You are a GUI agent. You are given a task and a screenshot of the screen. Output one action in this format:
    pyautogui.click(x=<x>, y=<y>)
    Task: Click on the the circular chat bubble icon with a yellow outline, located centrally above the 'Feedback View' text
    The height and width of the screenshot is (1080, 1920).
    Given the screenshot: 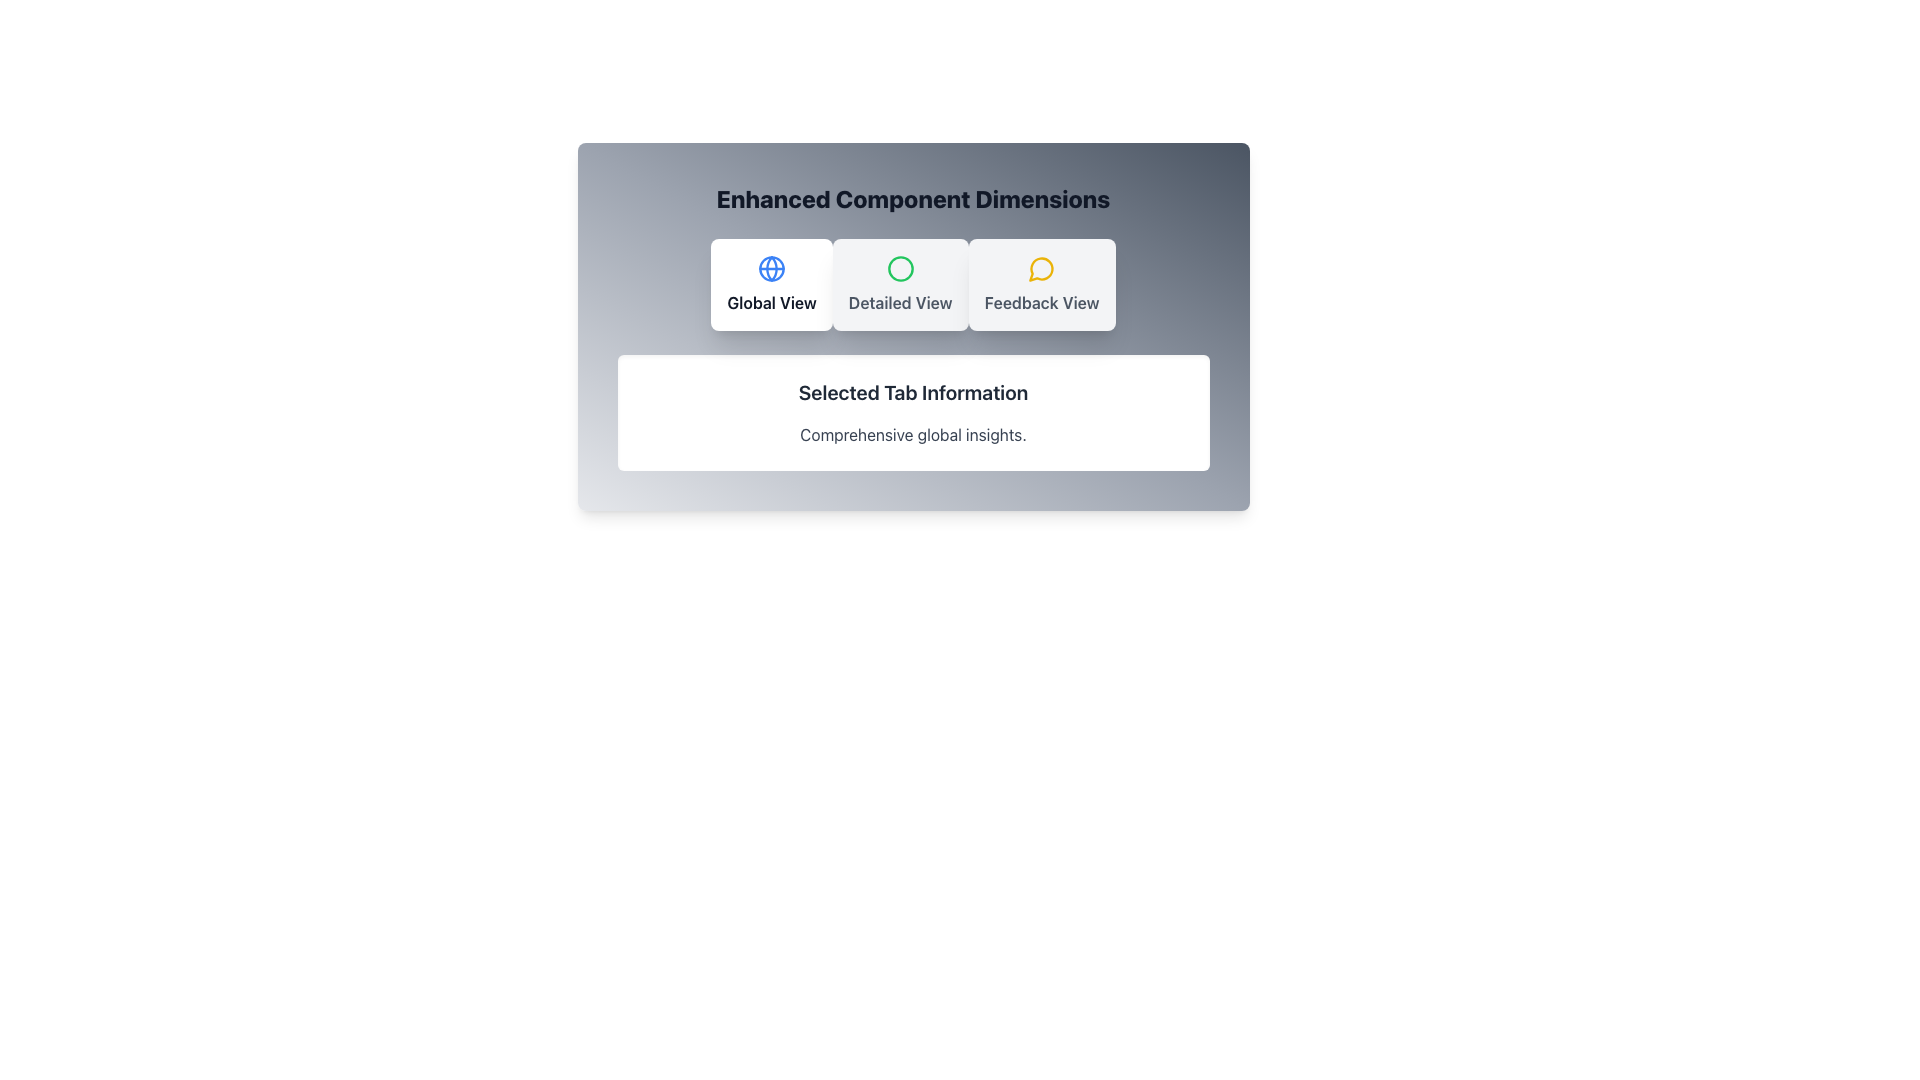 What is the action you would take?
    pyautogui.click(x=1040, y=268)
    